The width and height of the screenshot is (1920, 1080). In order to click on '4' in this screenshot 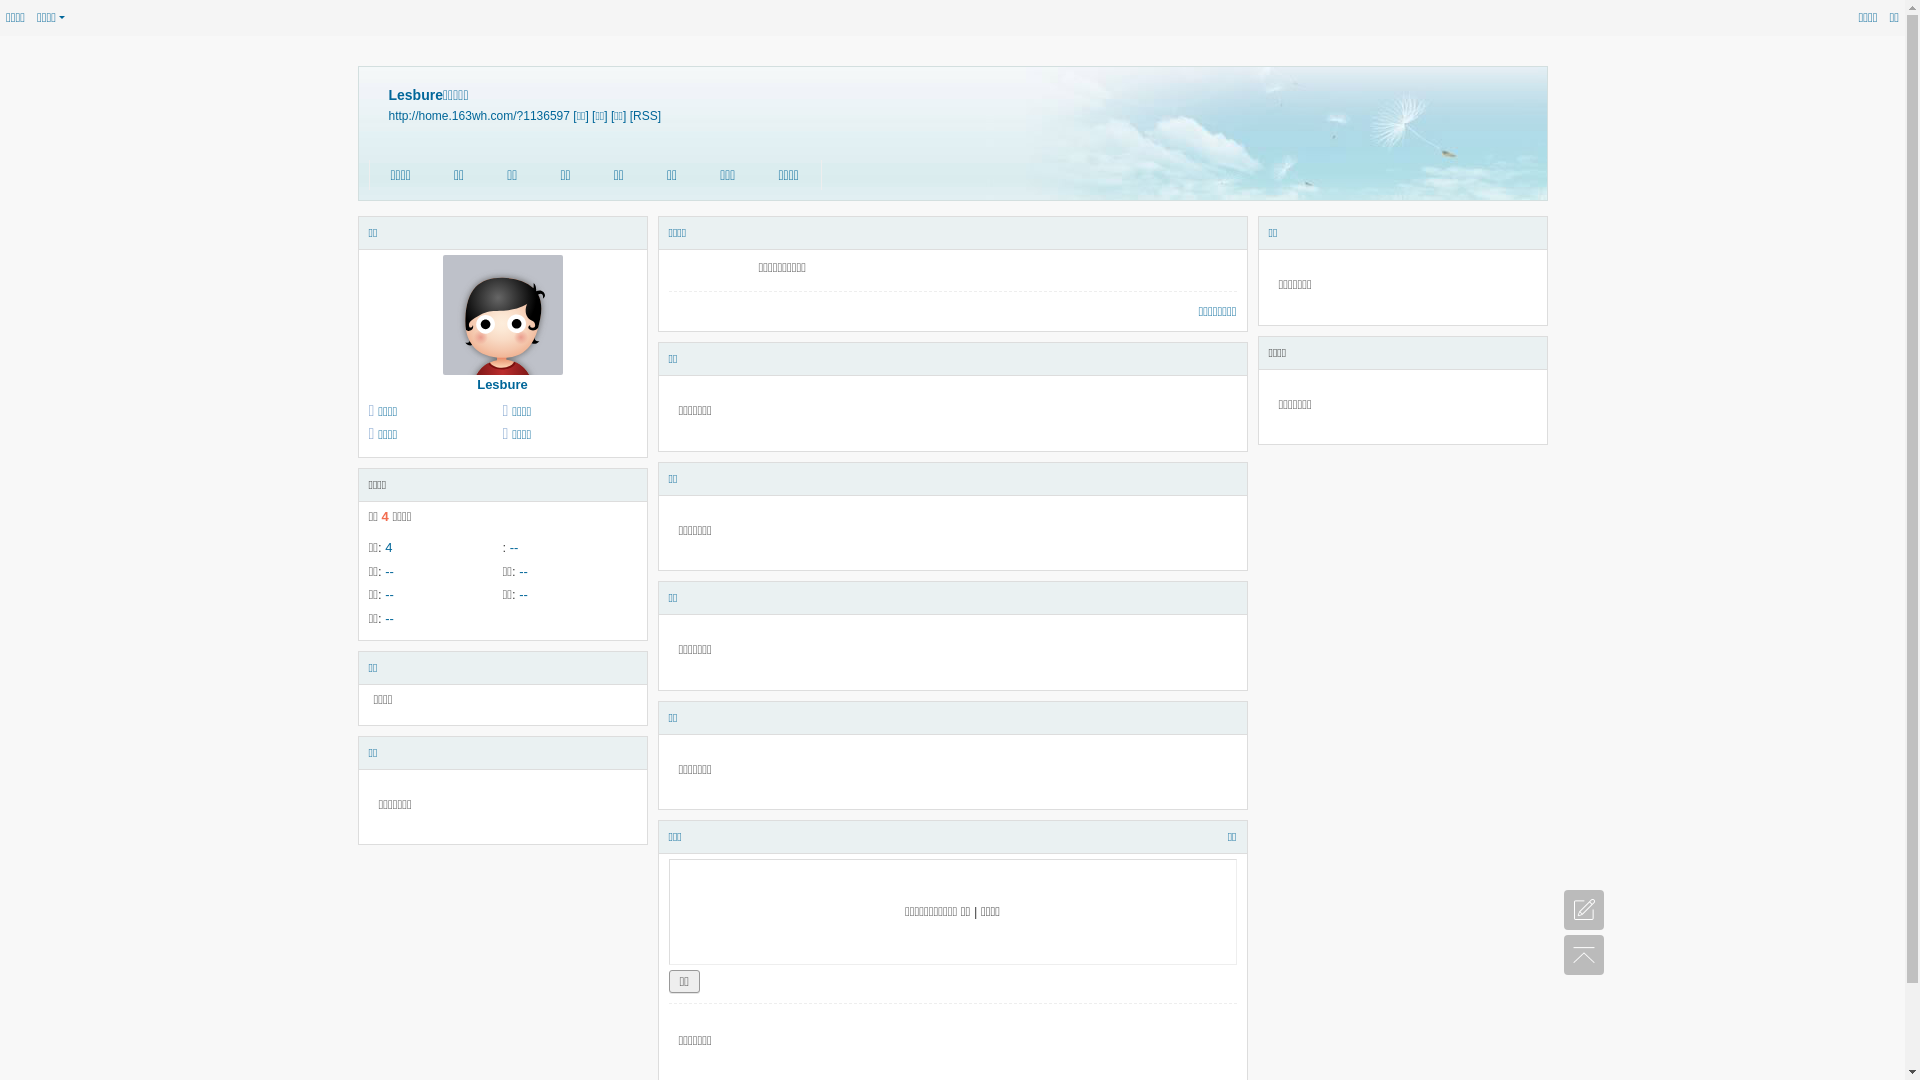, I will do `click(384, 547)`.